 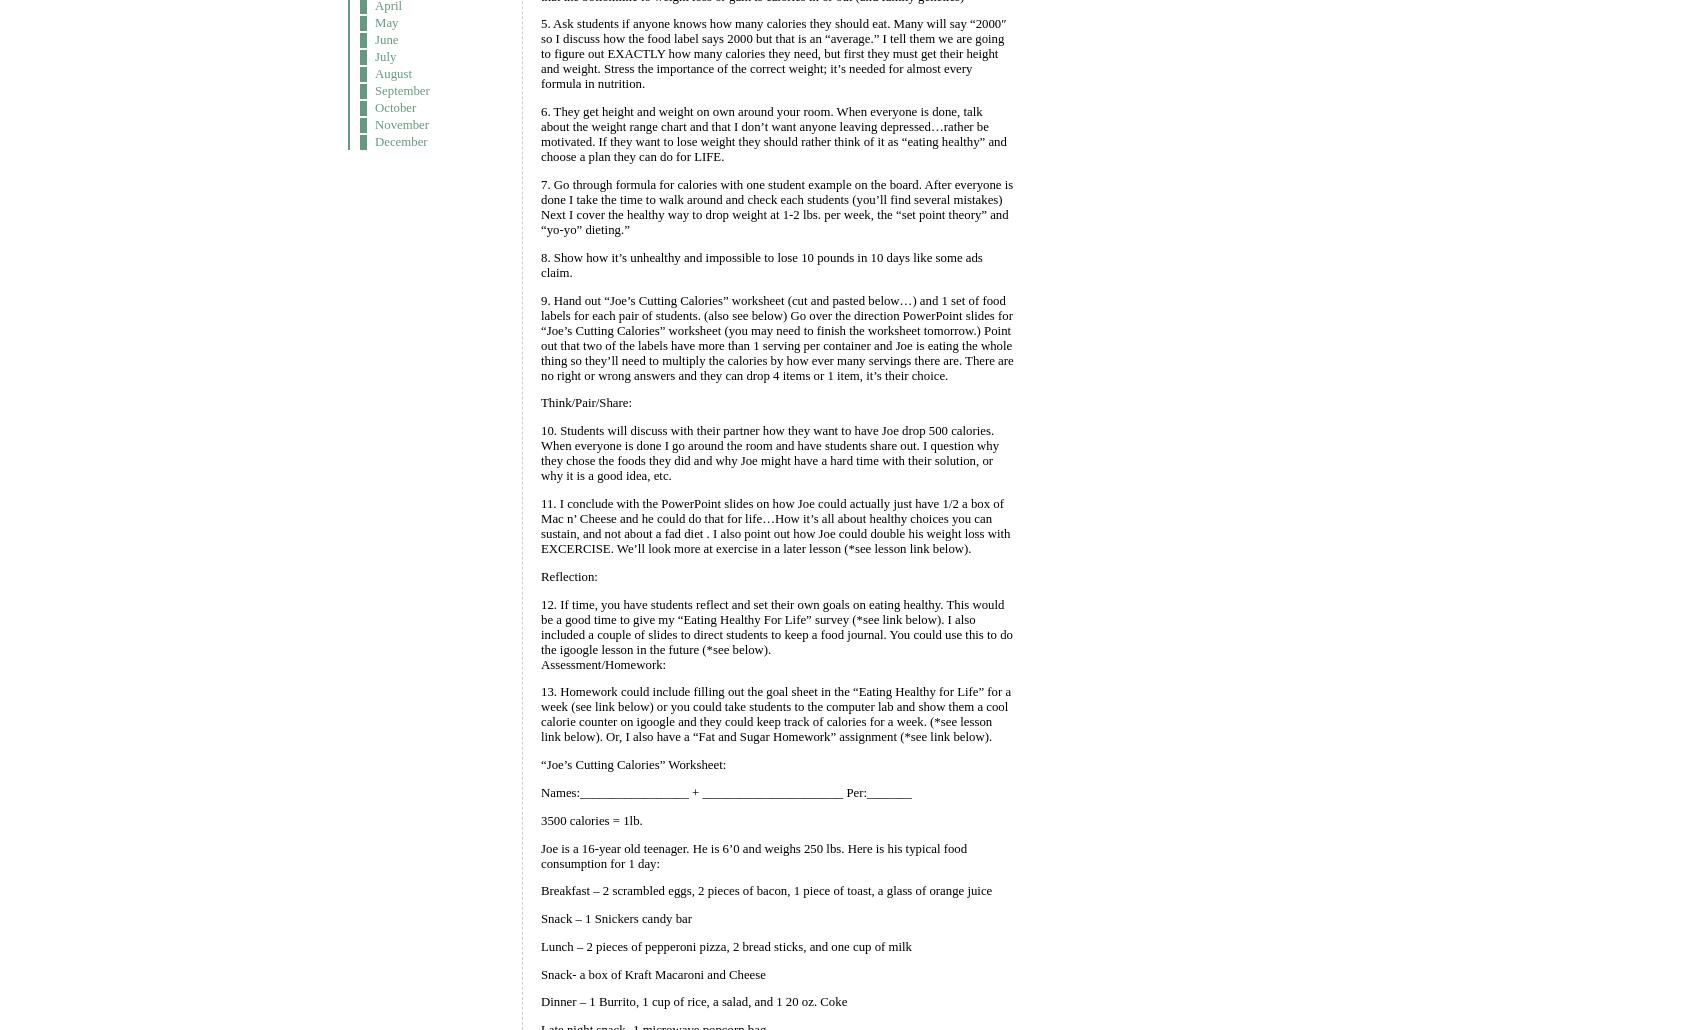 What do you see at coordinates (374, 39) in the screenshot?
I see `'June'` at bounding box center [374, 39].